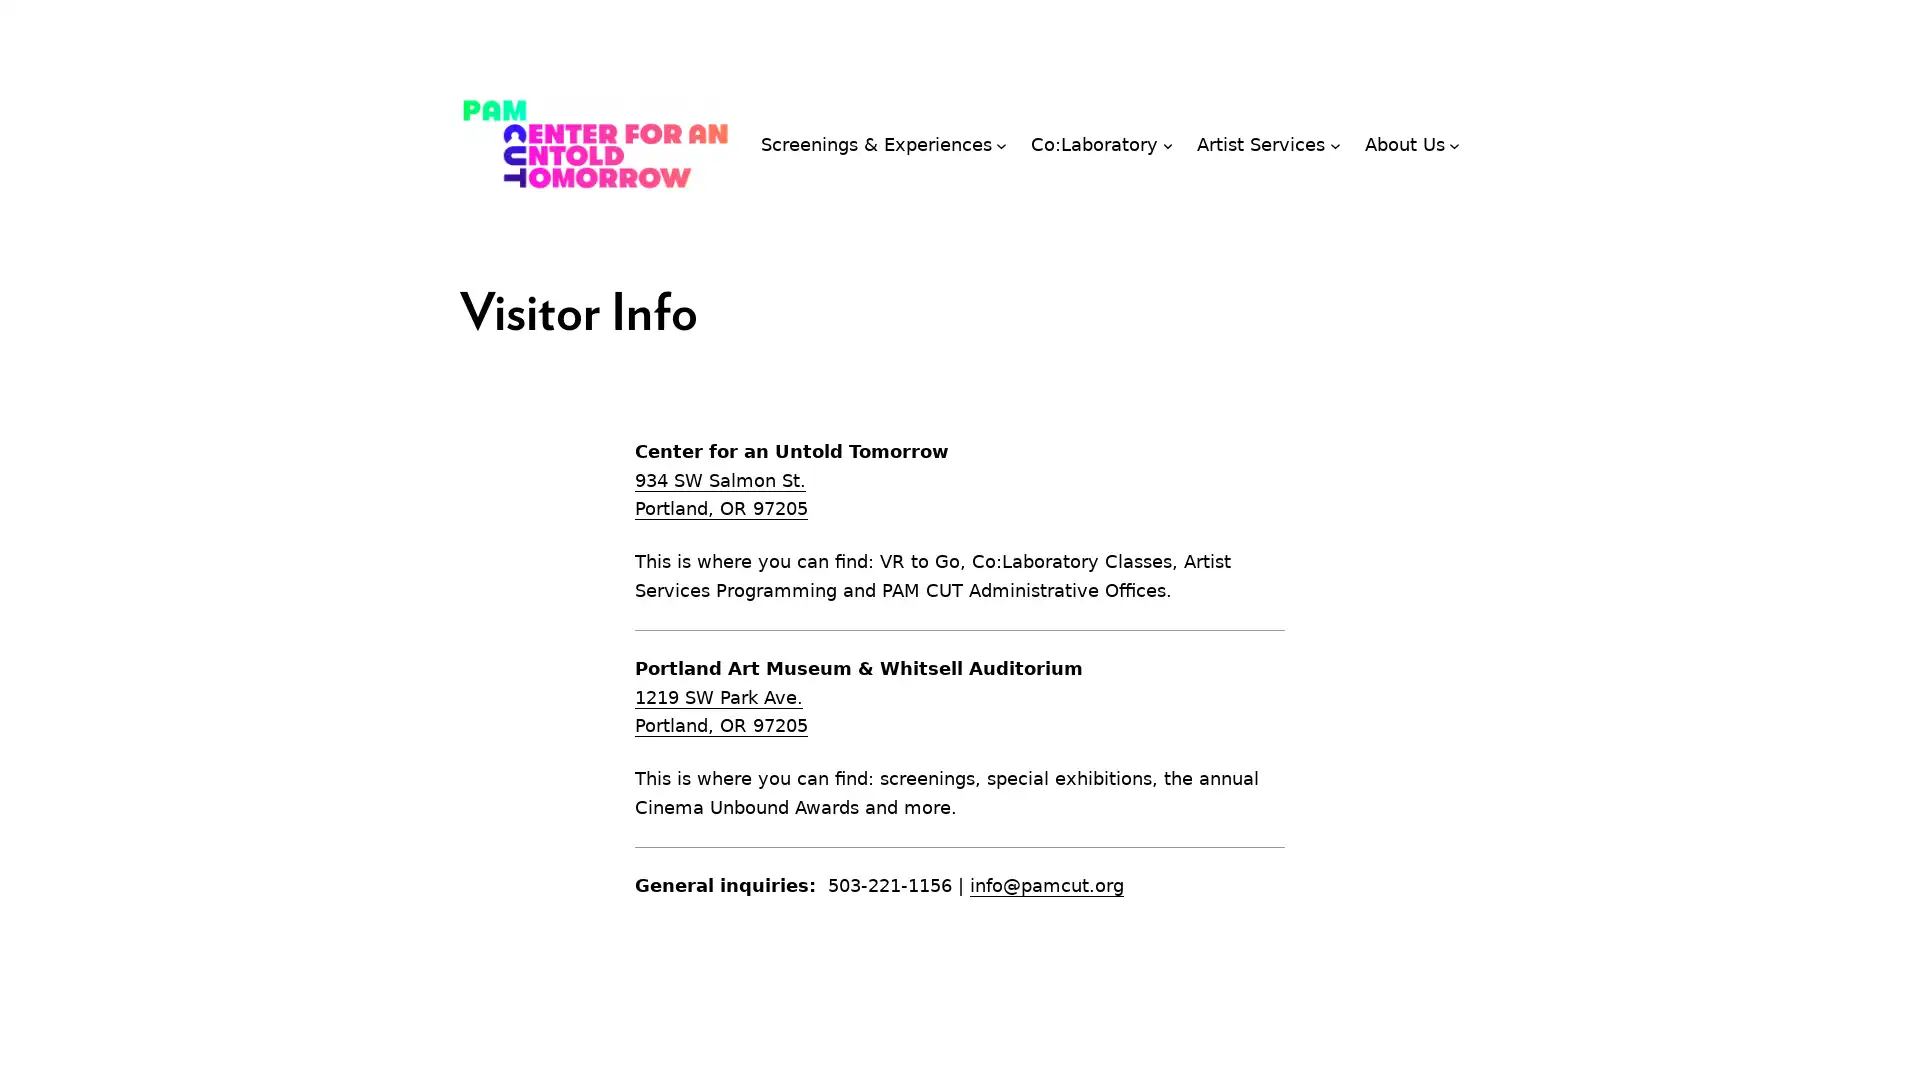 The width and height of the screenshot is (1920, 1080). Describe the element at coordinates (1334, 143) in the screenshot. I see `Artist Services submenu` at that location.